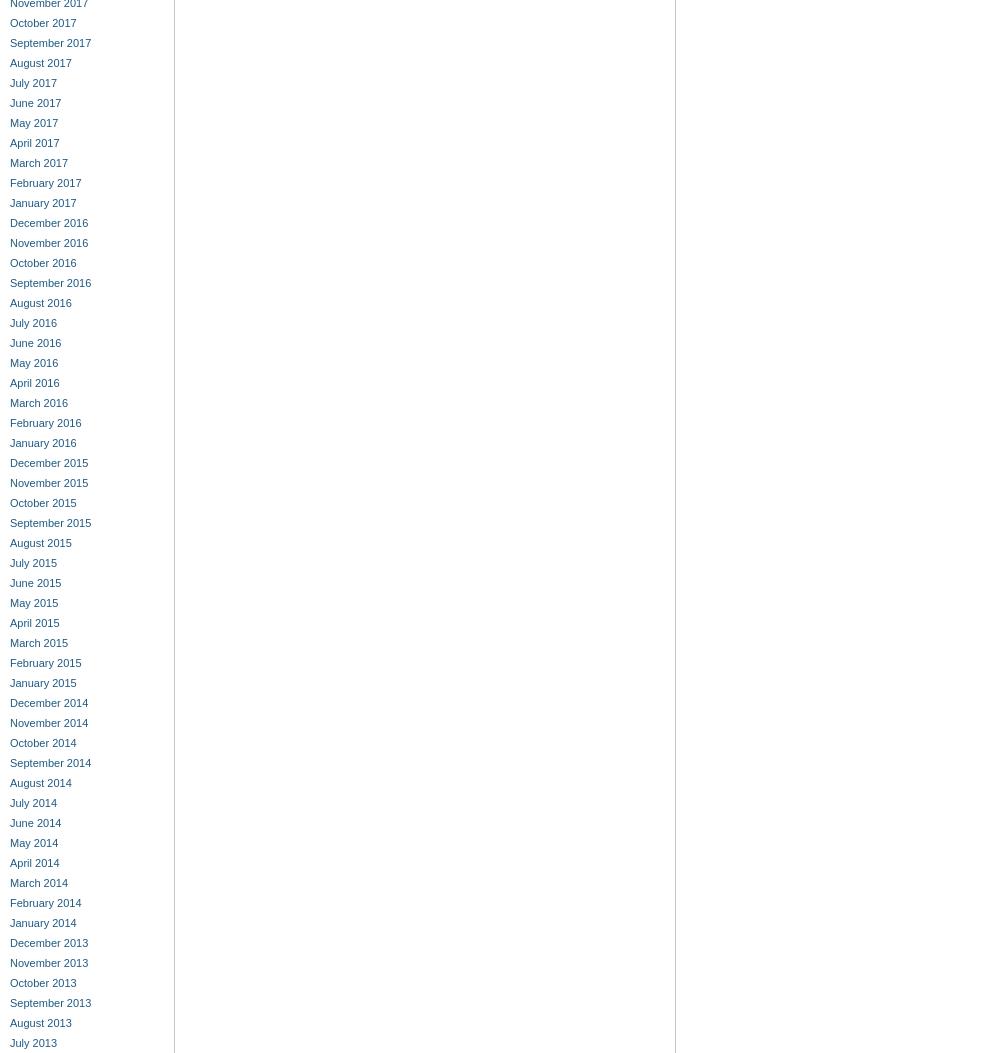 This screenshot has width=990, height=1053. What do you see at coordinates (32, 842) in the screenshot?
I see `'May 2014'` at bounding box center [32, 842].